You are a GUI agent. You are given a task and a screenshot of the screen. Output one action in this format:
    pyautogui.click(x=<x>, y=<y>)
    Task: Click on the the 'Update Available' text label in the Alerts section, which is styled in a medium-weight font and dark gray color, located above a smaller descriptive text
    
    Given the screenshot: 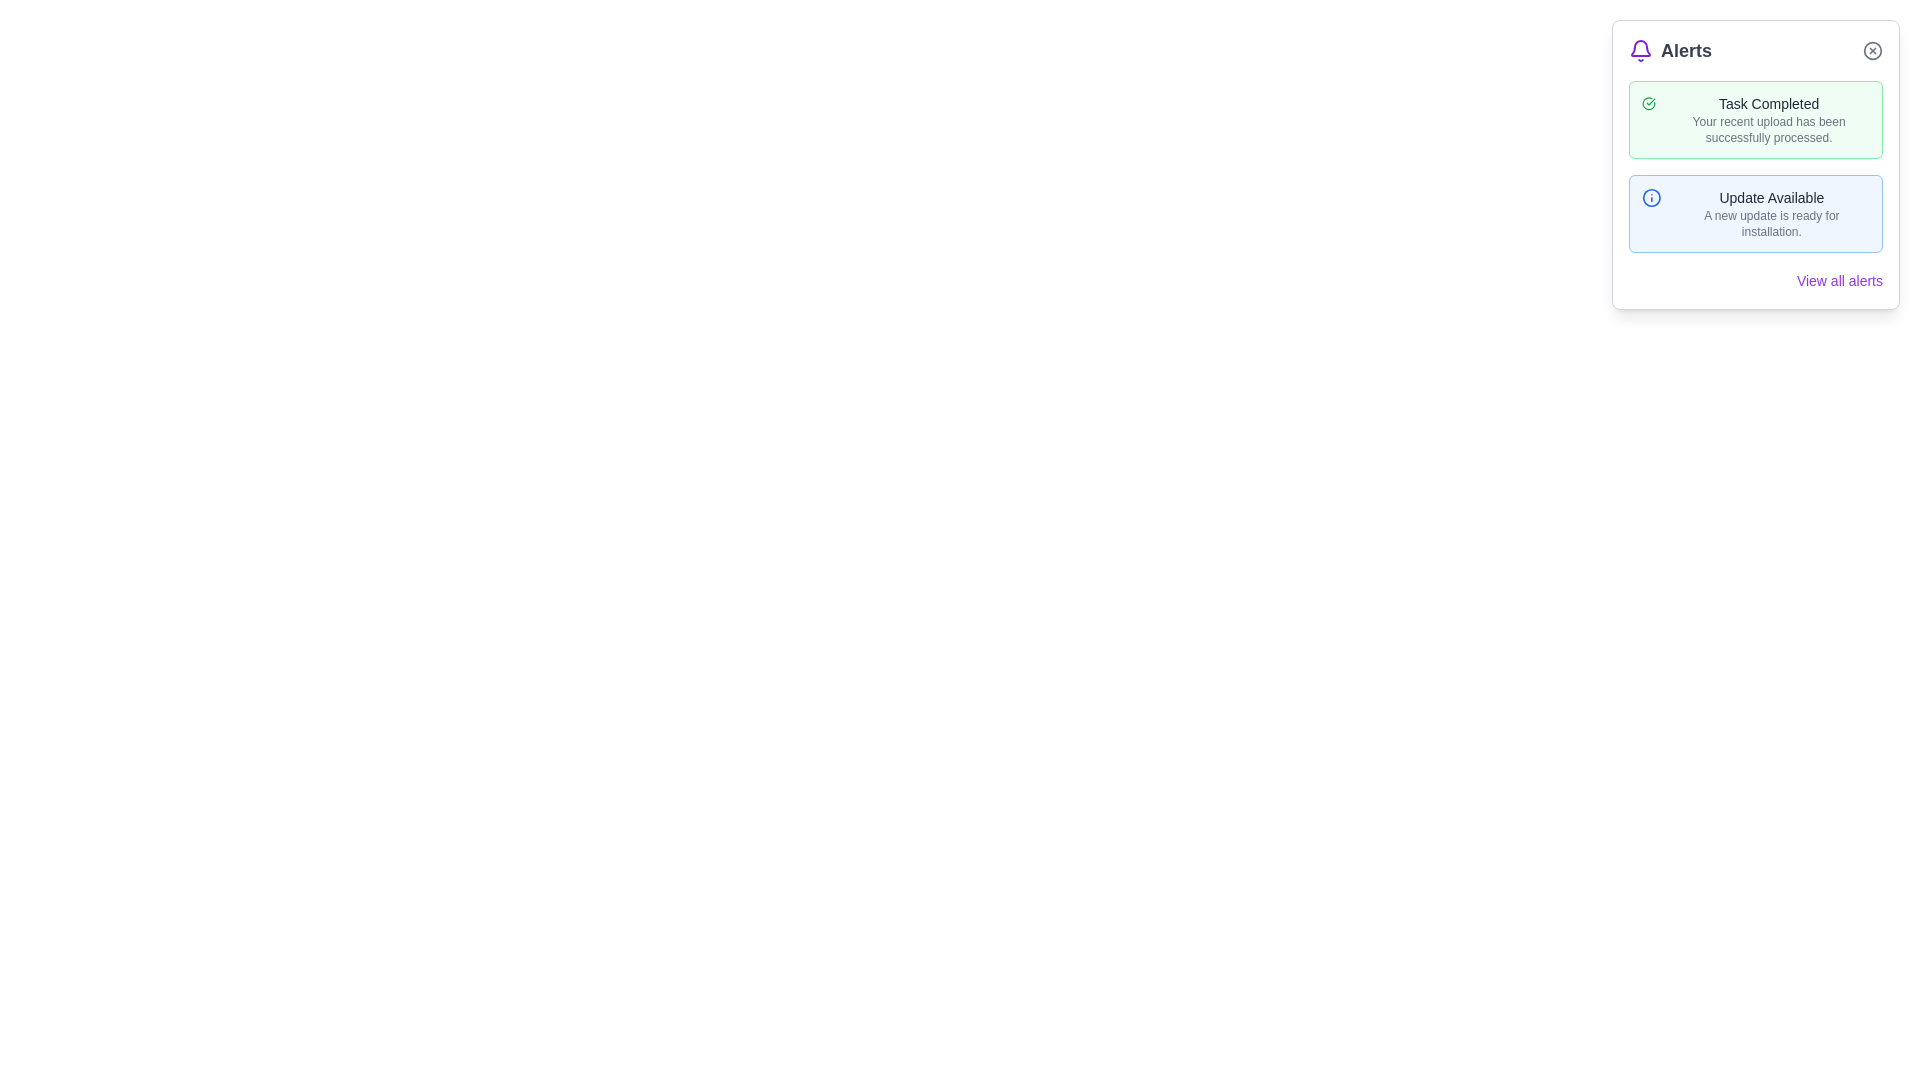 What is the action you would take?
    pyautogui.click(x=1771, y=197)
    